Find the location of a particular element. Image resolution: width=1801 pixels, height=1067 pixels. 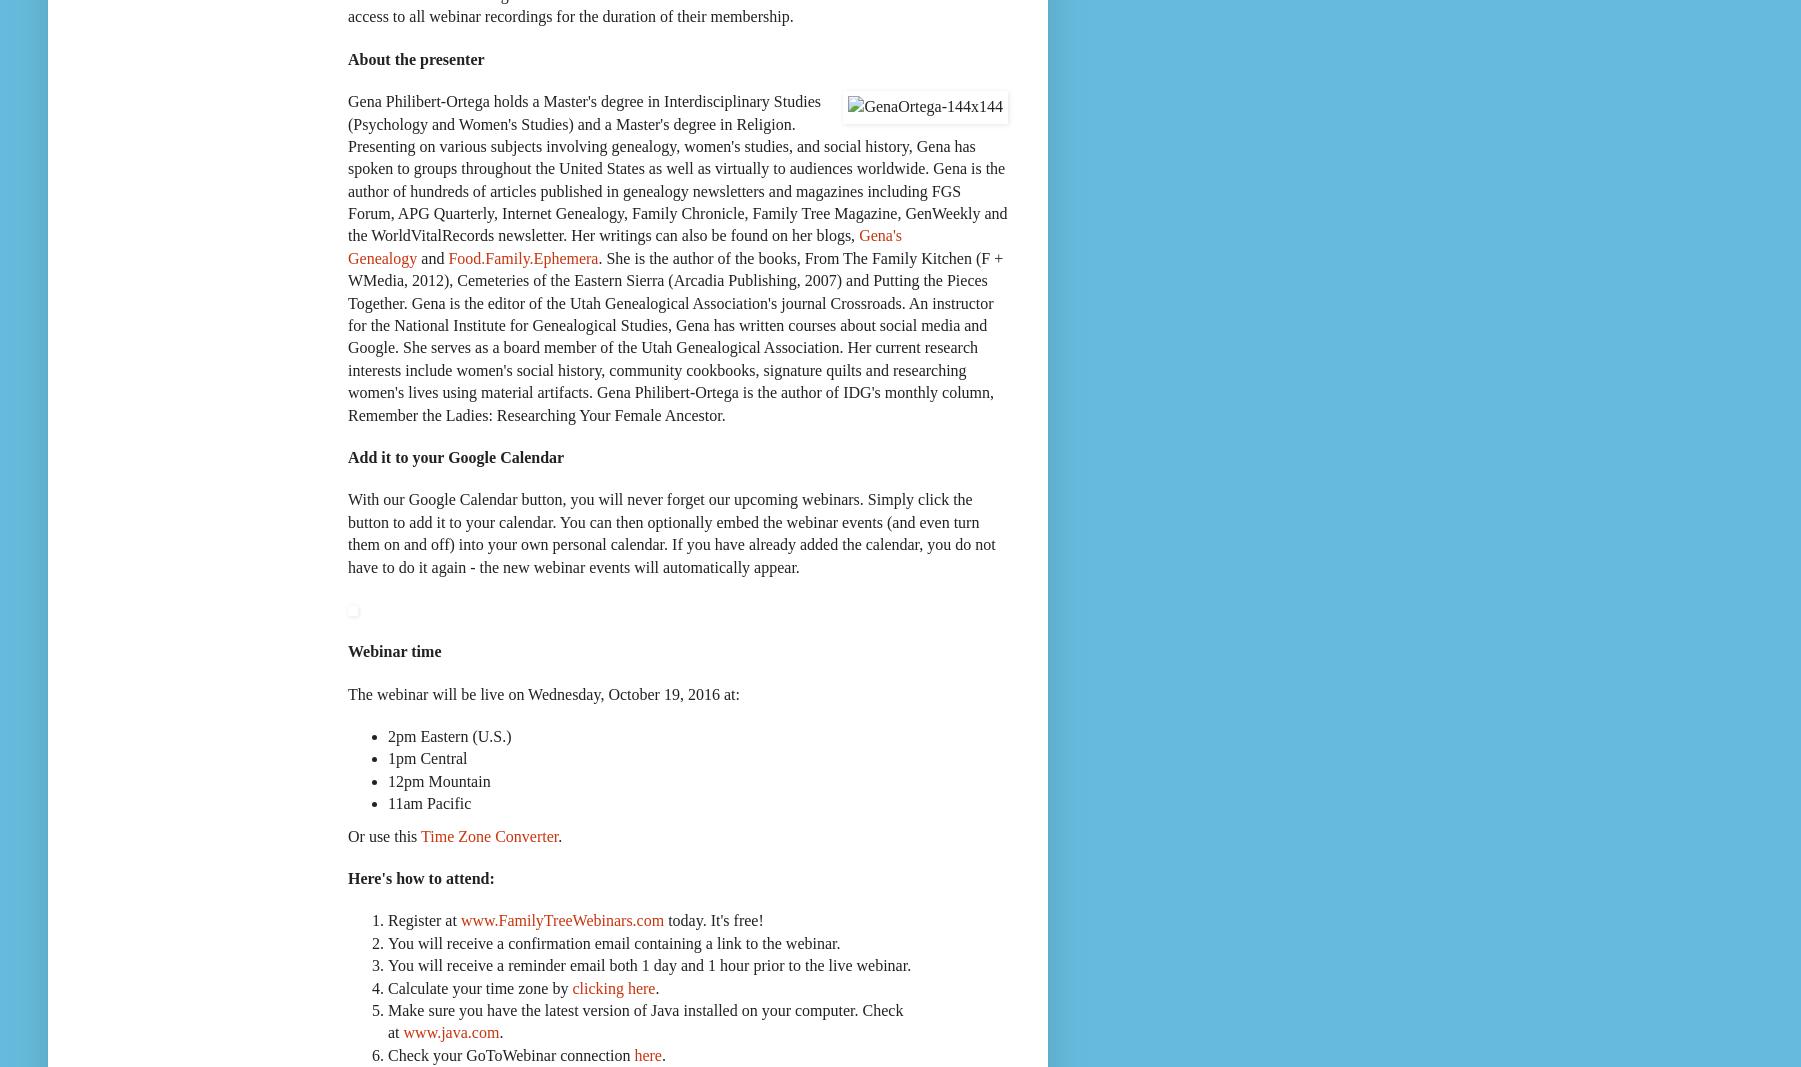

'Add it to your Google Calendar' is located at coordinates (455, 455).